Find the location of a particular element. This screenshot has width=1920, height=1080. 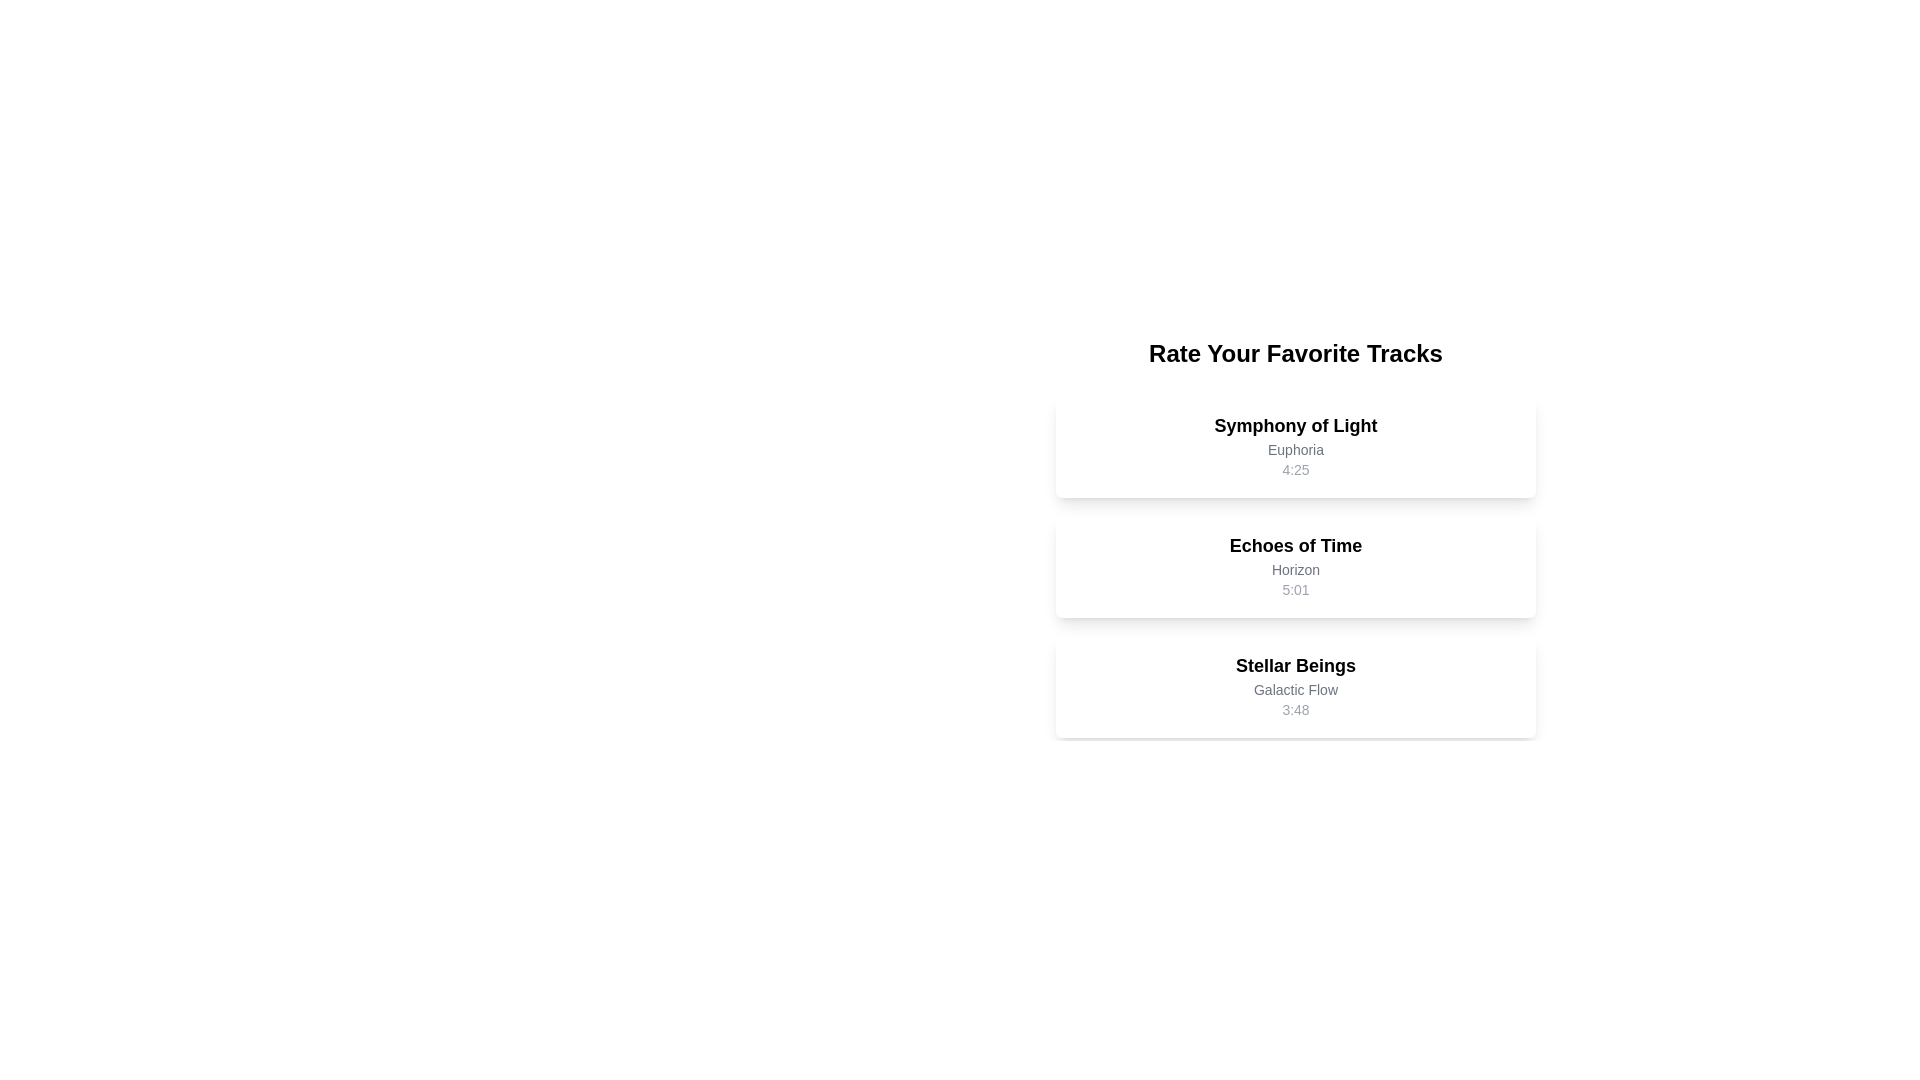

the Informational Card displaying the music track's details, which includes the track title in bold, a subtitle in gray, and the duration in lighter gray, styled with padding, rounded borders, and a shadow effect is located at coordinates (1296, 445).